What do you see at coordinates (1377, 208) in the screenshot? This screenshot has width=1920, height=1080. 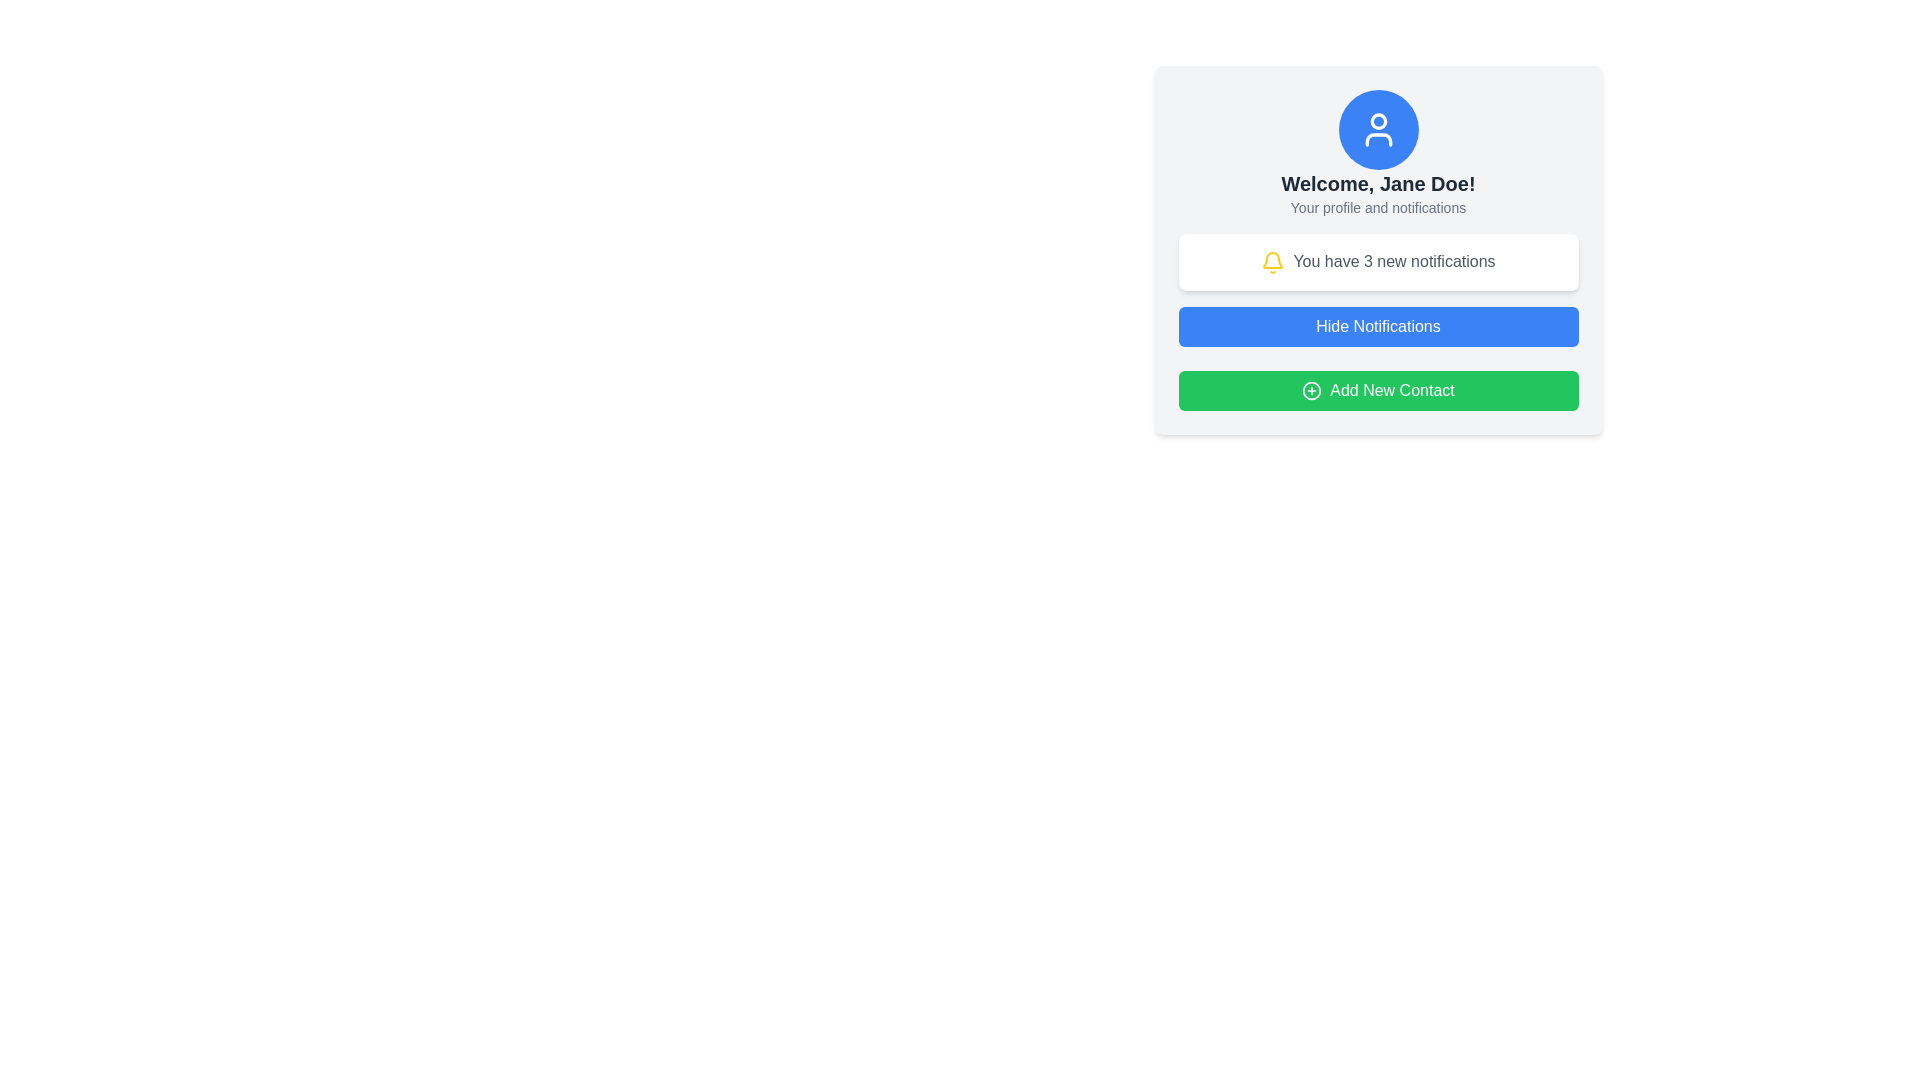 I see `the small text label displaying 'Your profile and notifications', which is located beneath the bold welcome message 'Welcome, Jane Doe!'` at bounding box center [1377, 208].